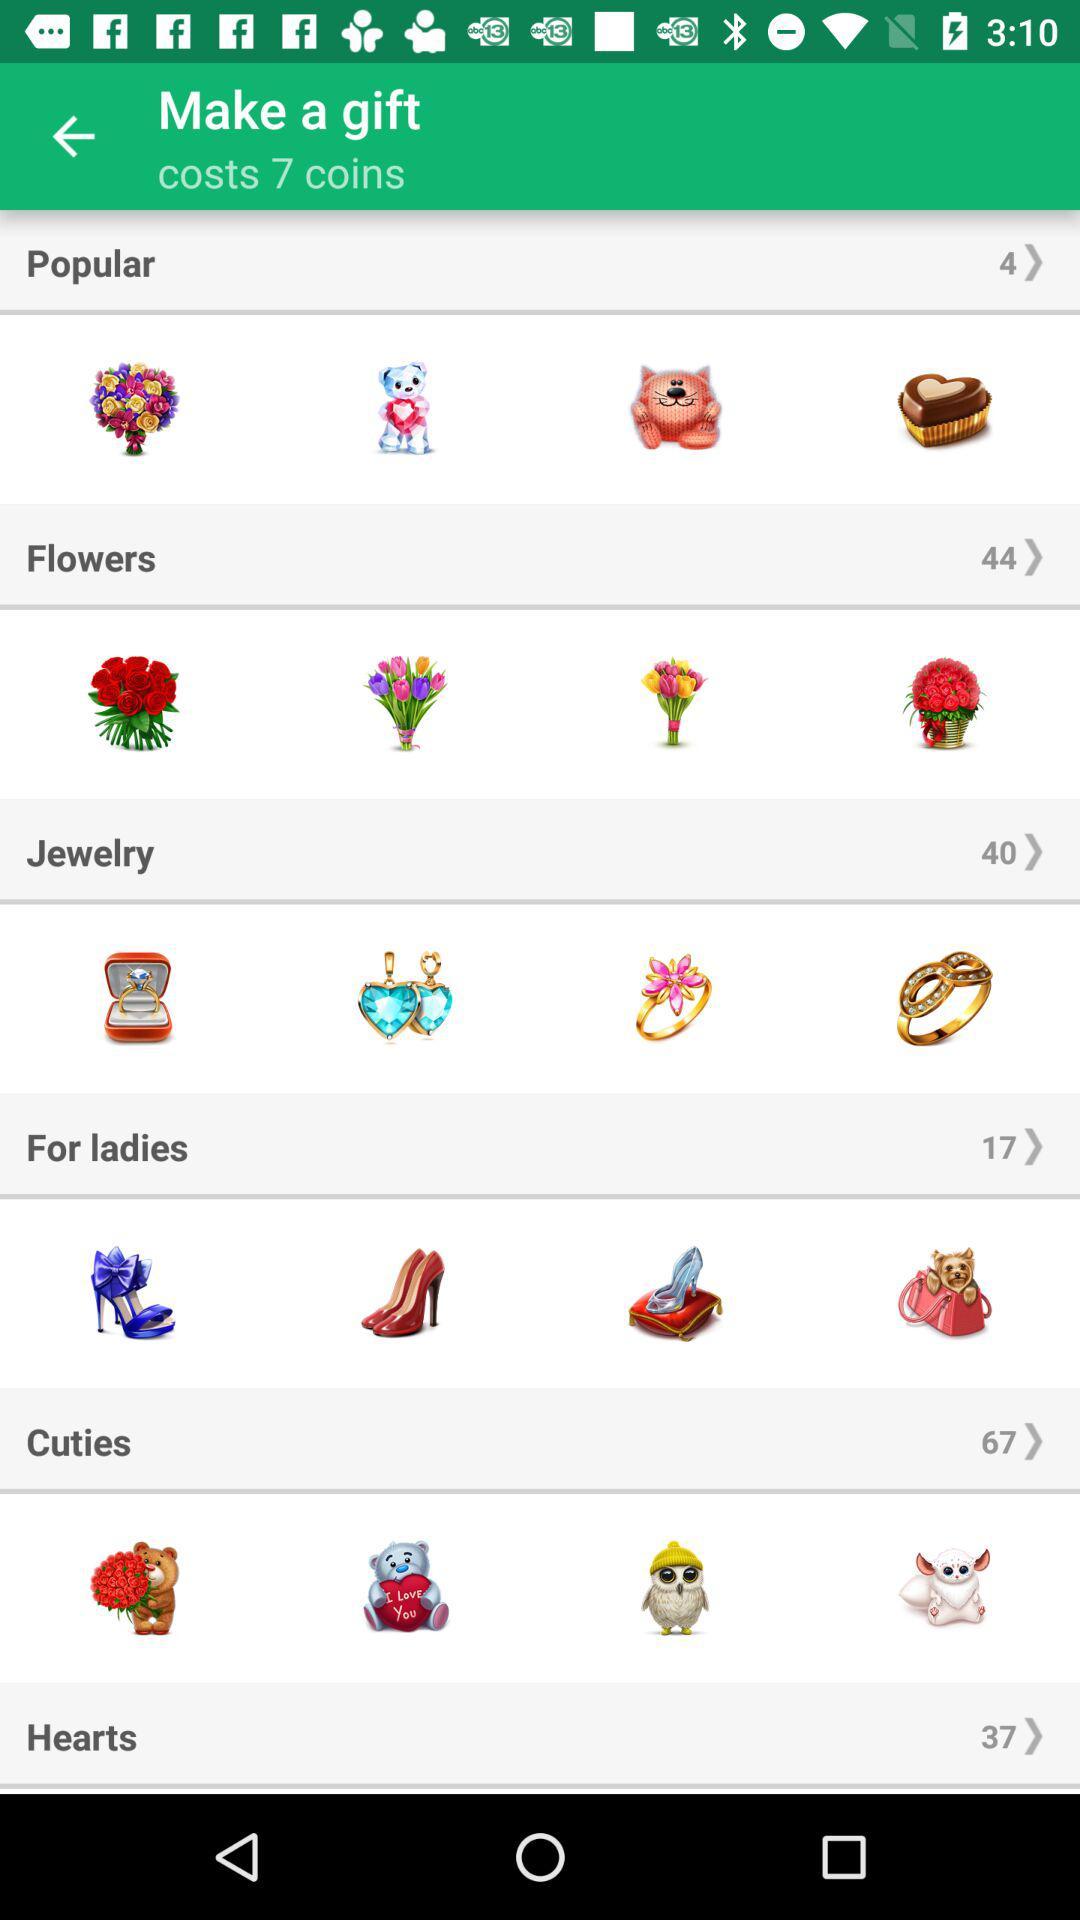 This screenshot has width=1080, height=1920. I want to click on the icon below the cuties, so click(540, 1491).